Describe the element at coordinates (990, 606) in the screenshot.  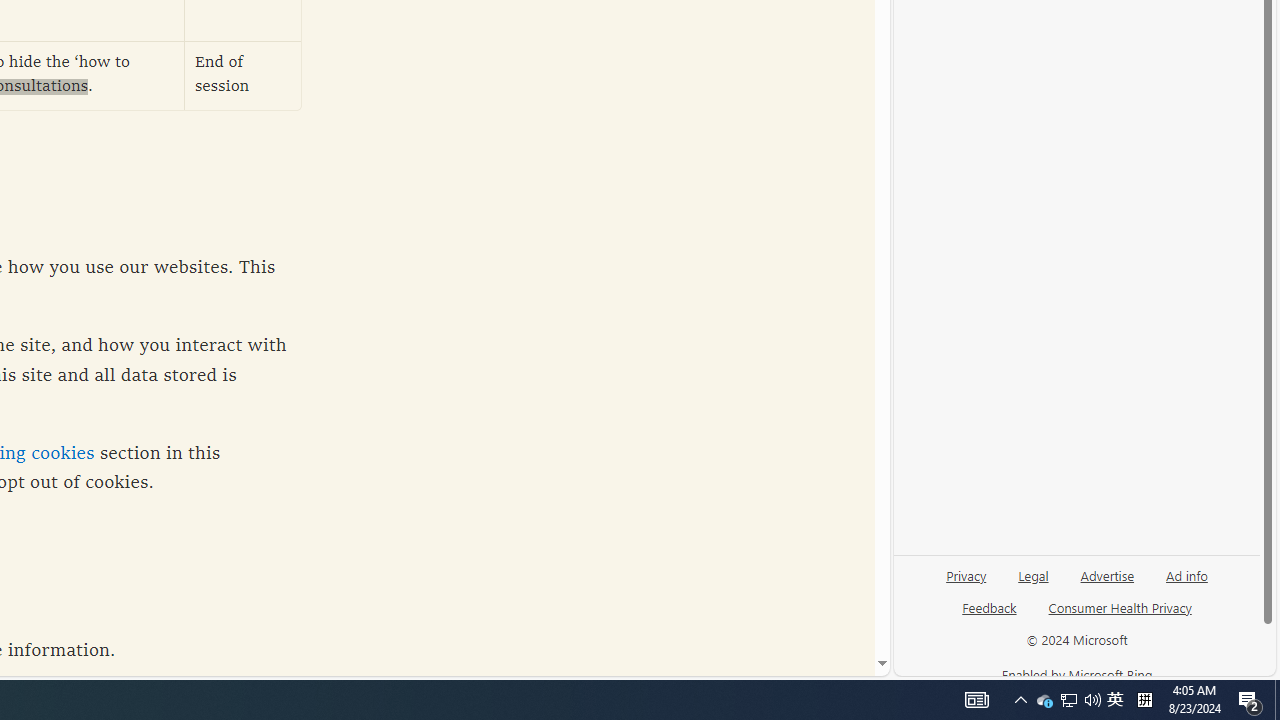
I see `'Feedback'` at that location.